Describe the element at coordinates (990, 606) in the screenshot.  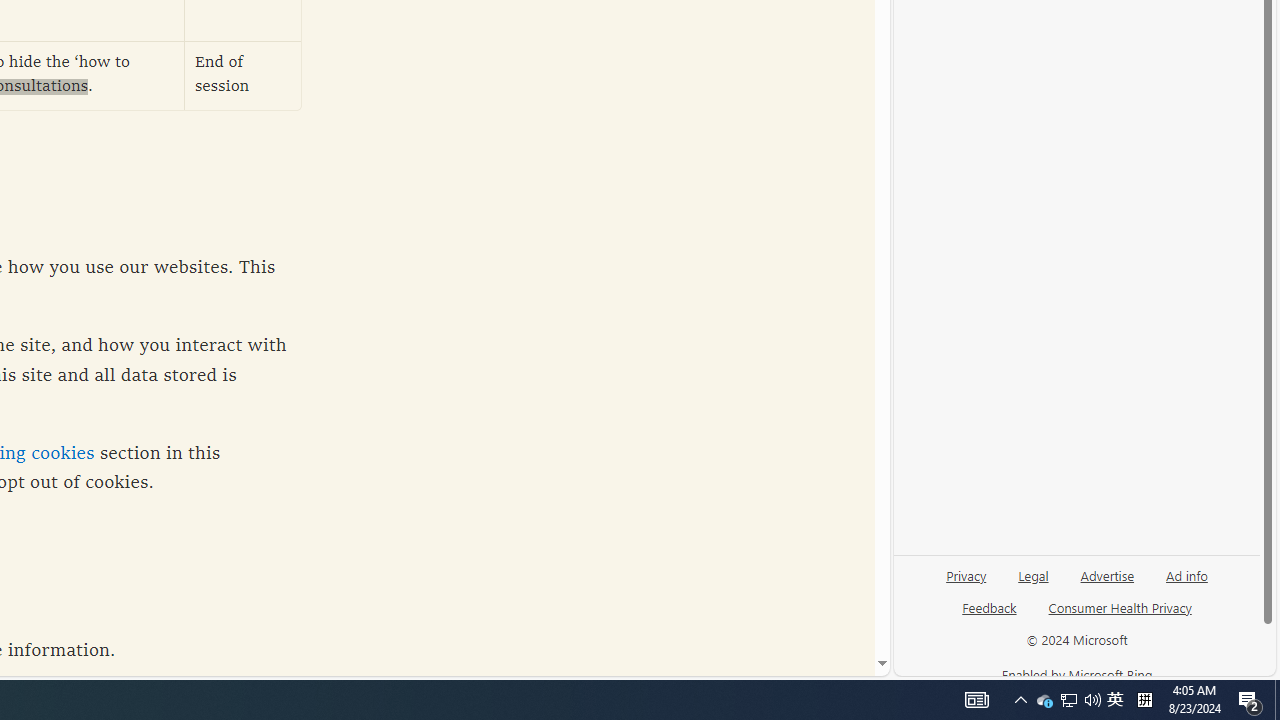
I see `'Feedback'` at that location.